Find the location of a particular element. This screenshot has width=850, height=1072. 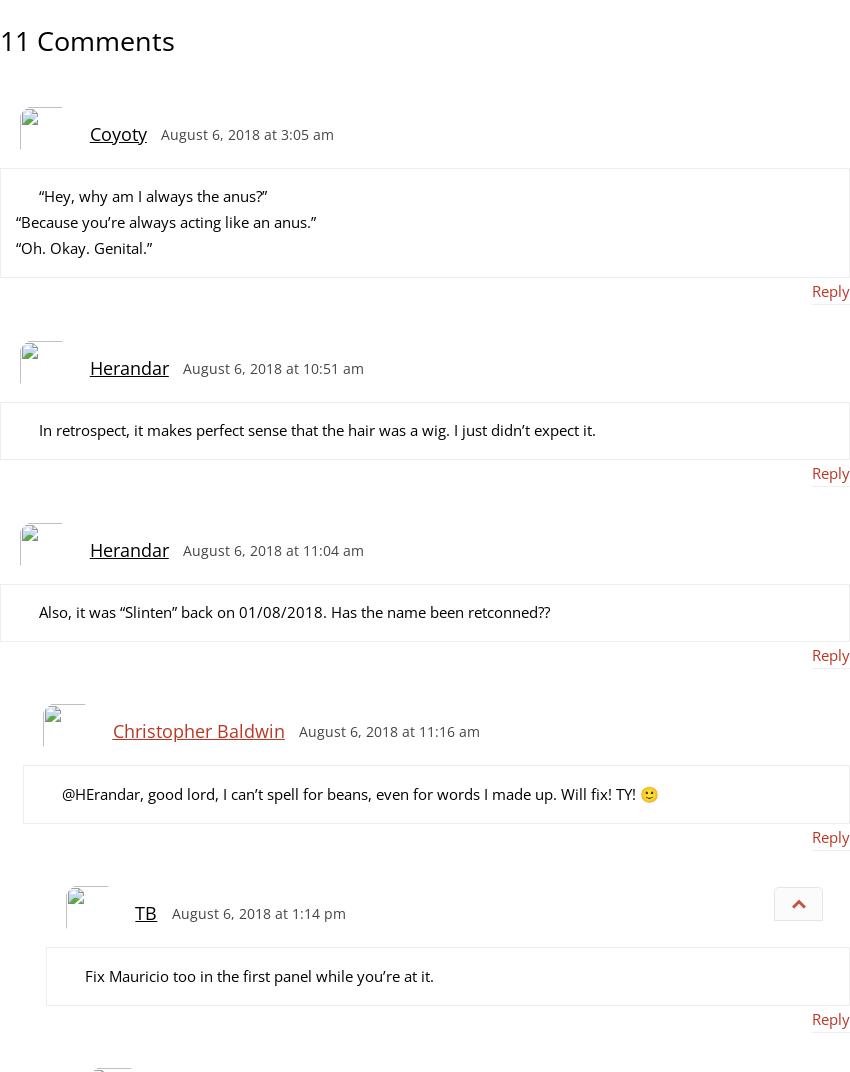

'Fix Mauricio too in the first panel while you’re at it.' is located at coordinates (257, 973).